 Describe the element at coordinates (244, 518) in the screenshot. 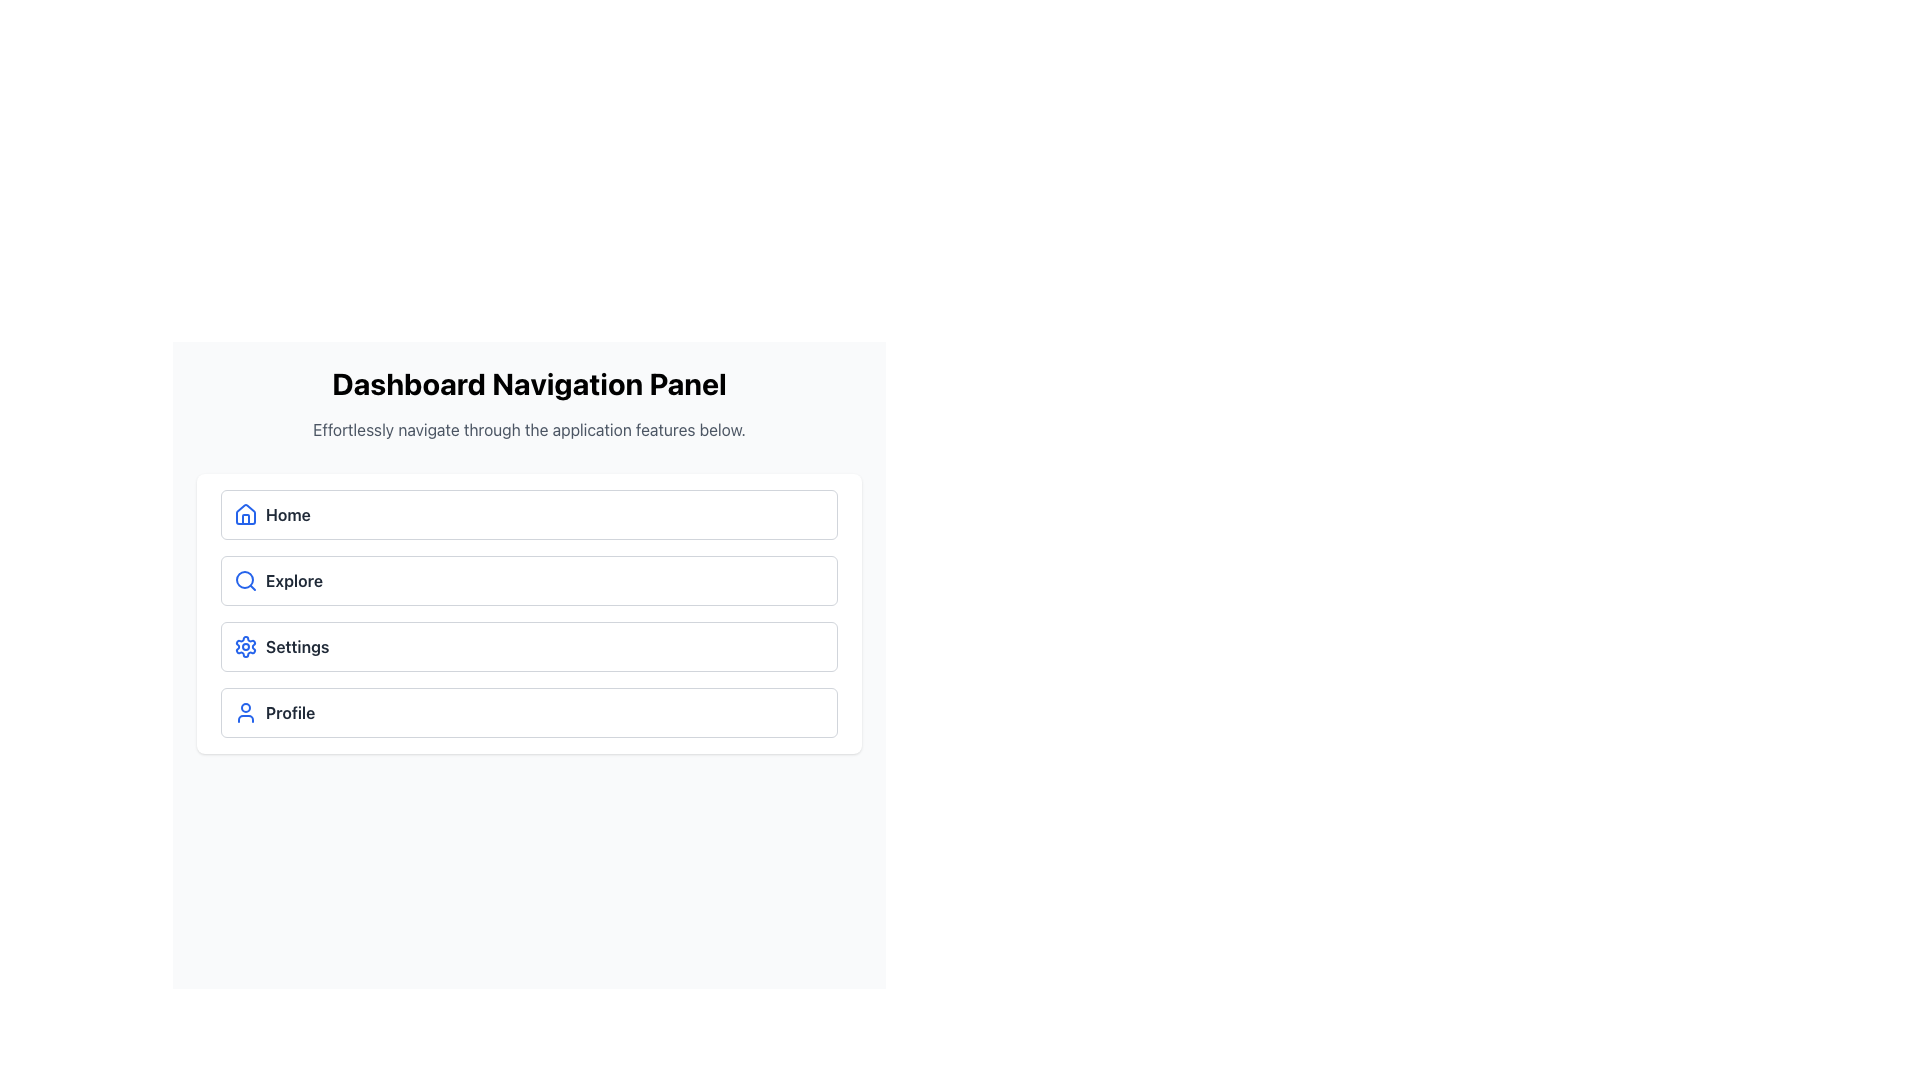

I see `the house structure icon, specifically the roof with supporting walls, located within the 'Home' navigation item` at that location.